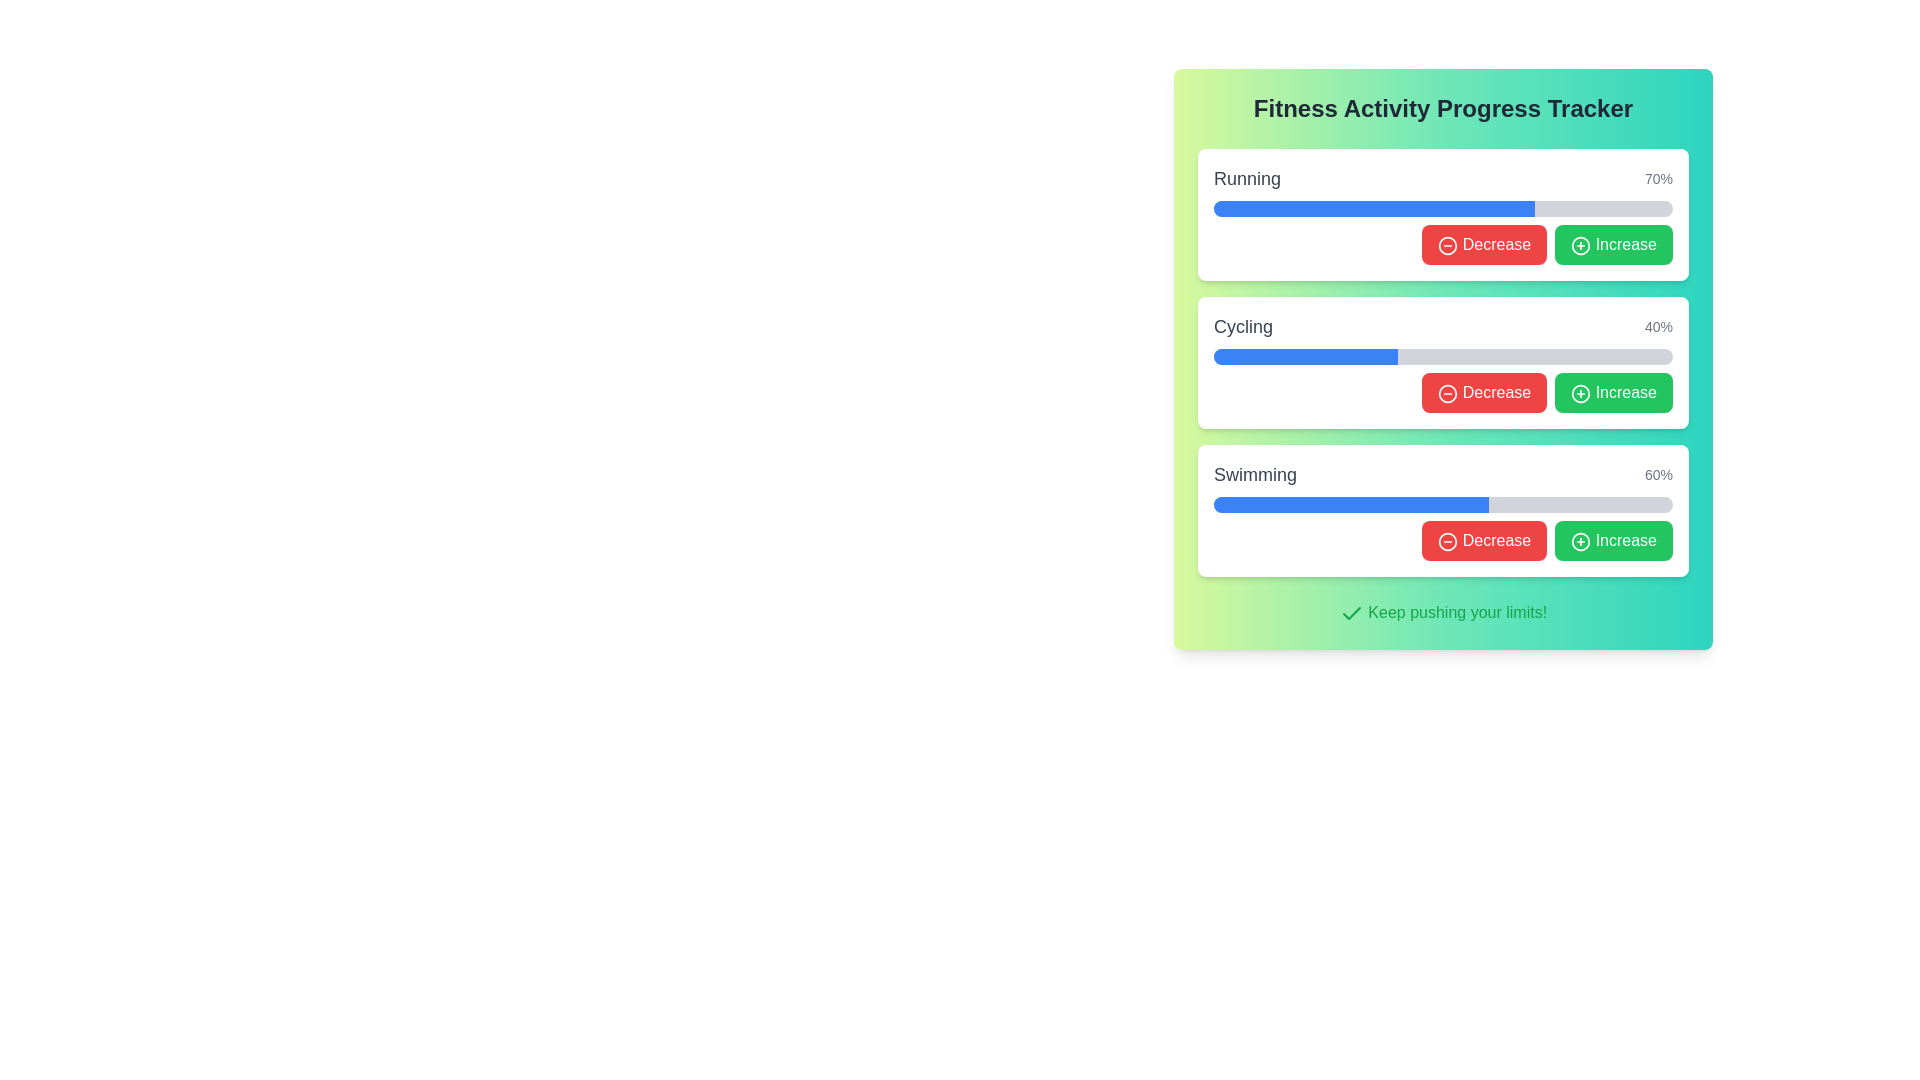 The height and width of the screenshot is (1080, 1920). Describe the element at coordinates (1659, 474) in the screenshot. I see `the static text display that shows the current progress percentage of the 'Swimming' activity, located in the 'Swimming' section of the progress tracker interface` at that location.